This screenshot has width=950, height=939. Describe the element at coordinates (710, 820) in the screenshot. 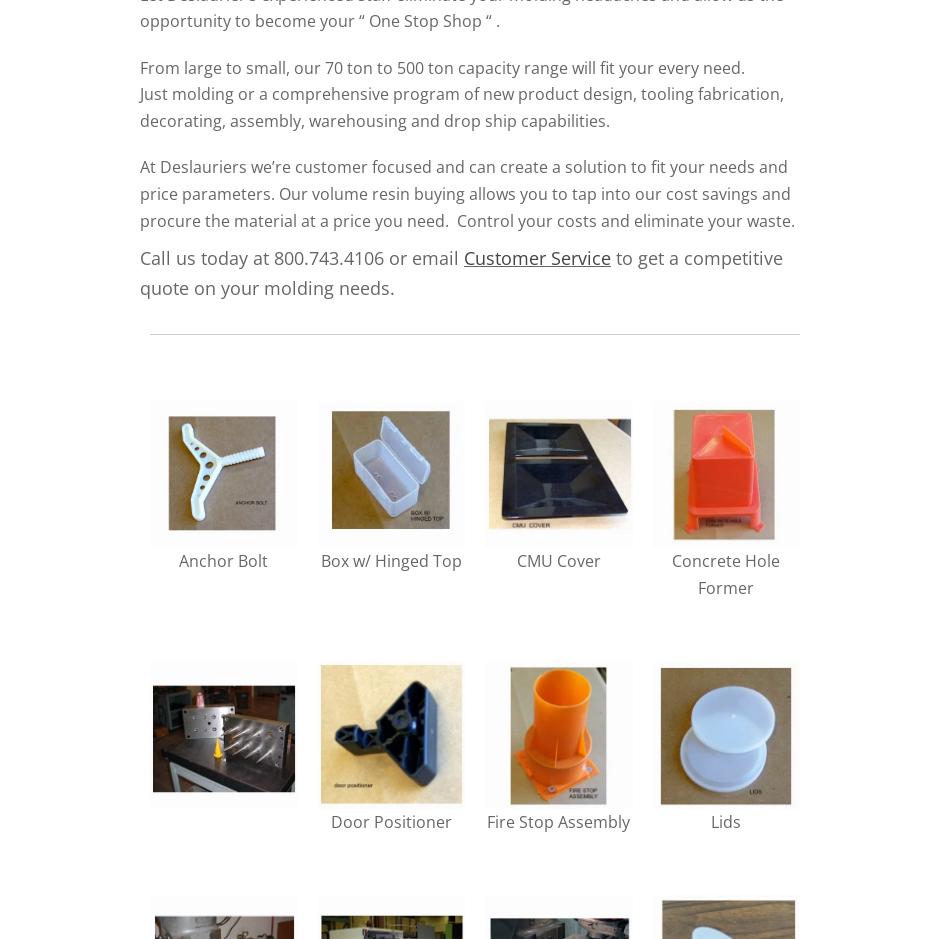

I see `'Lids'` at that location.